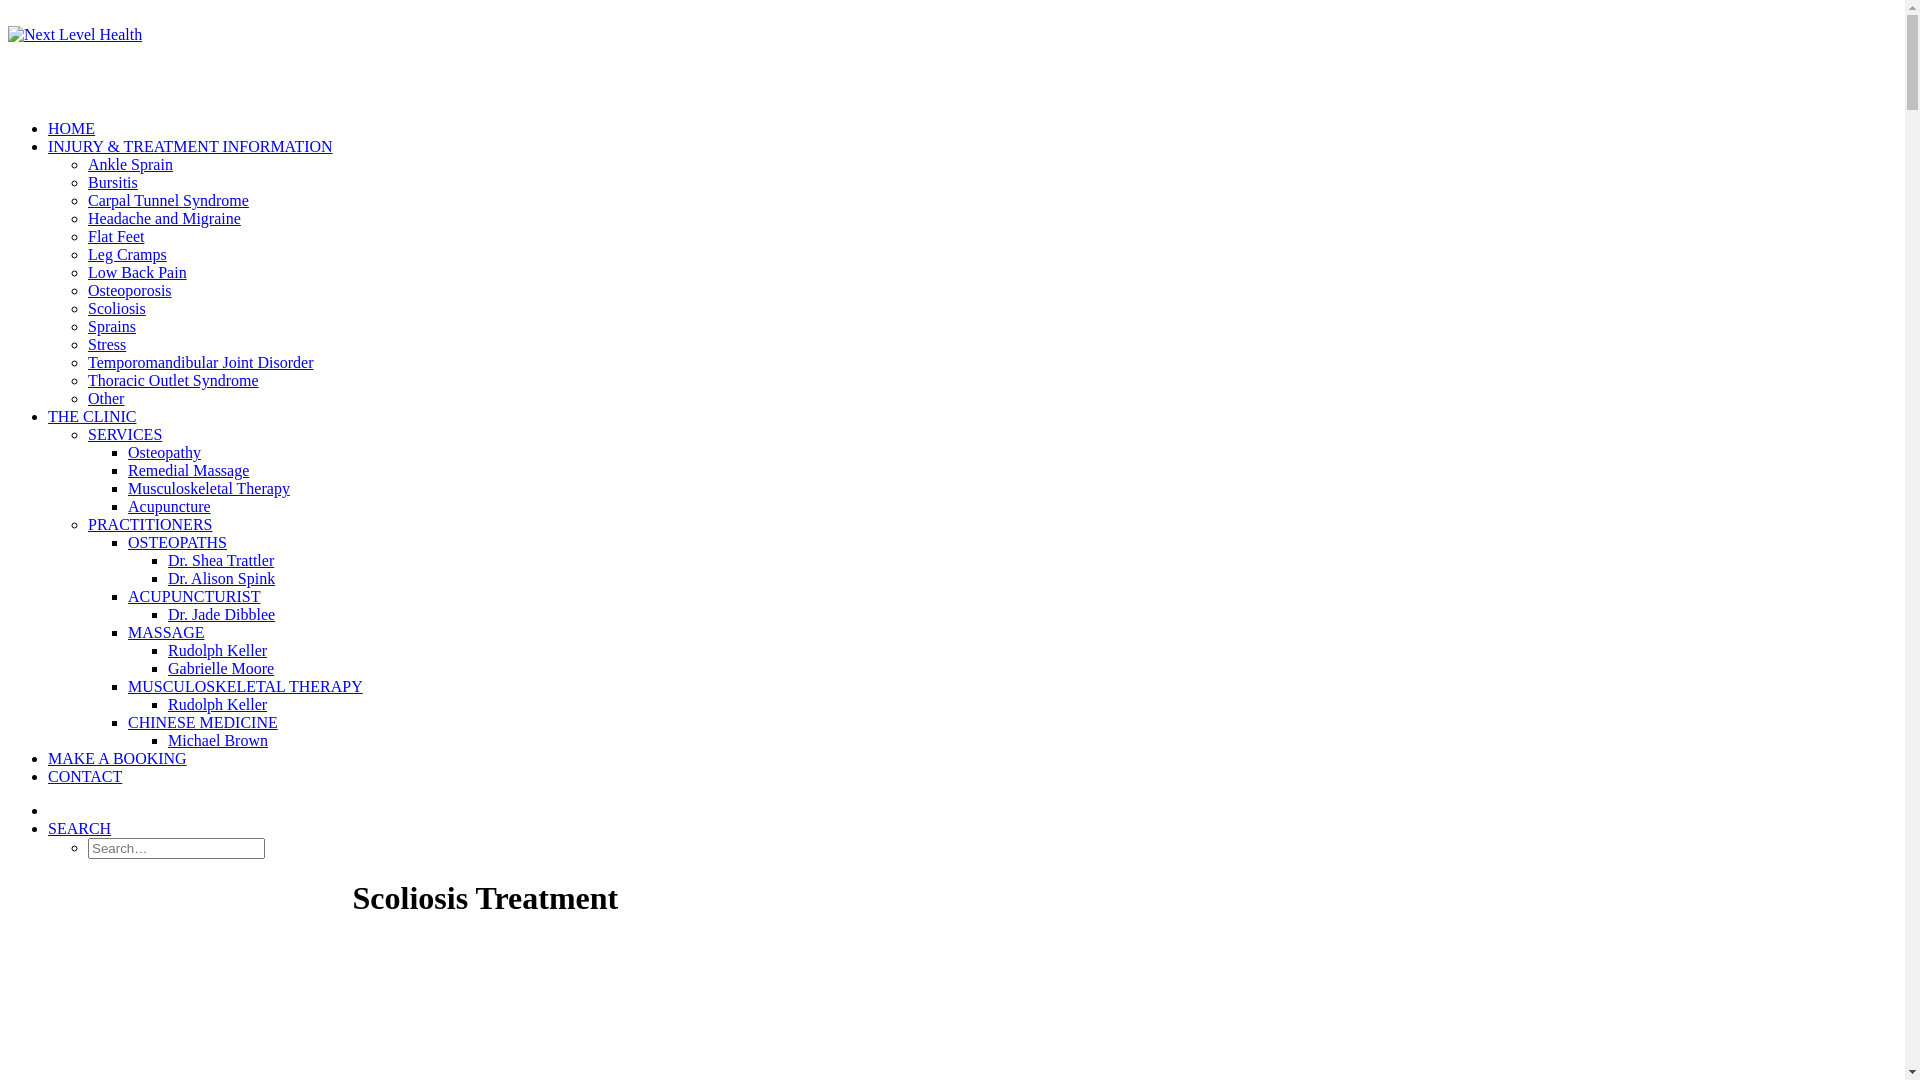 Image resolution: width=1920 pixels, height=1080 pixels. What do you see at coordinates (217, 650) in the screenshot?
I see `'Rudolph Keller'` at bounding box center [217, 650].